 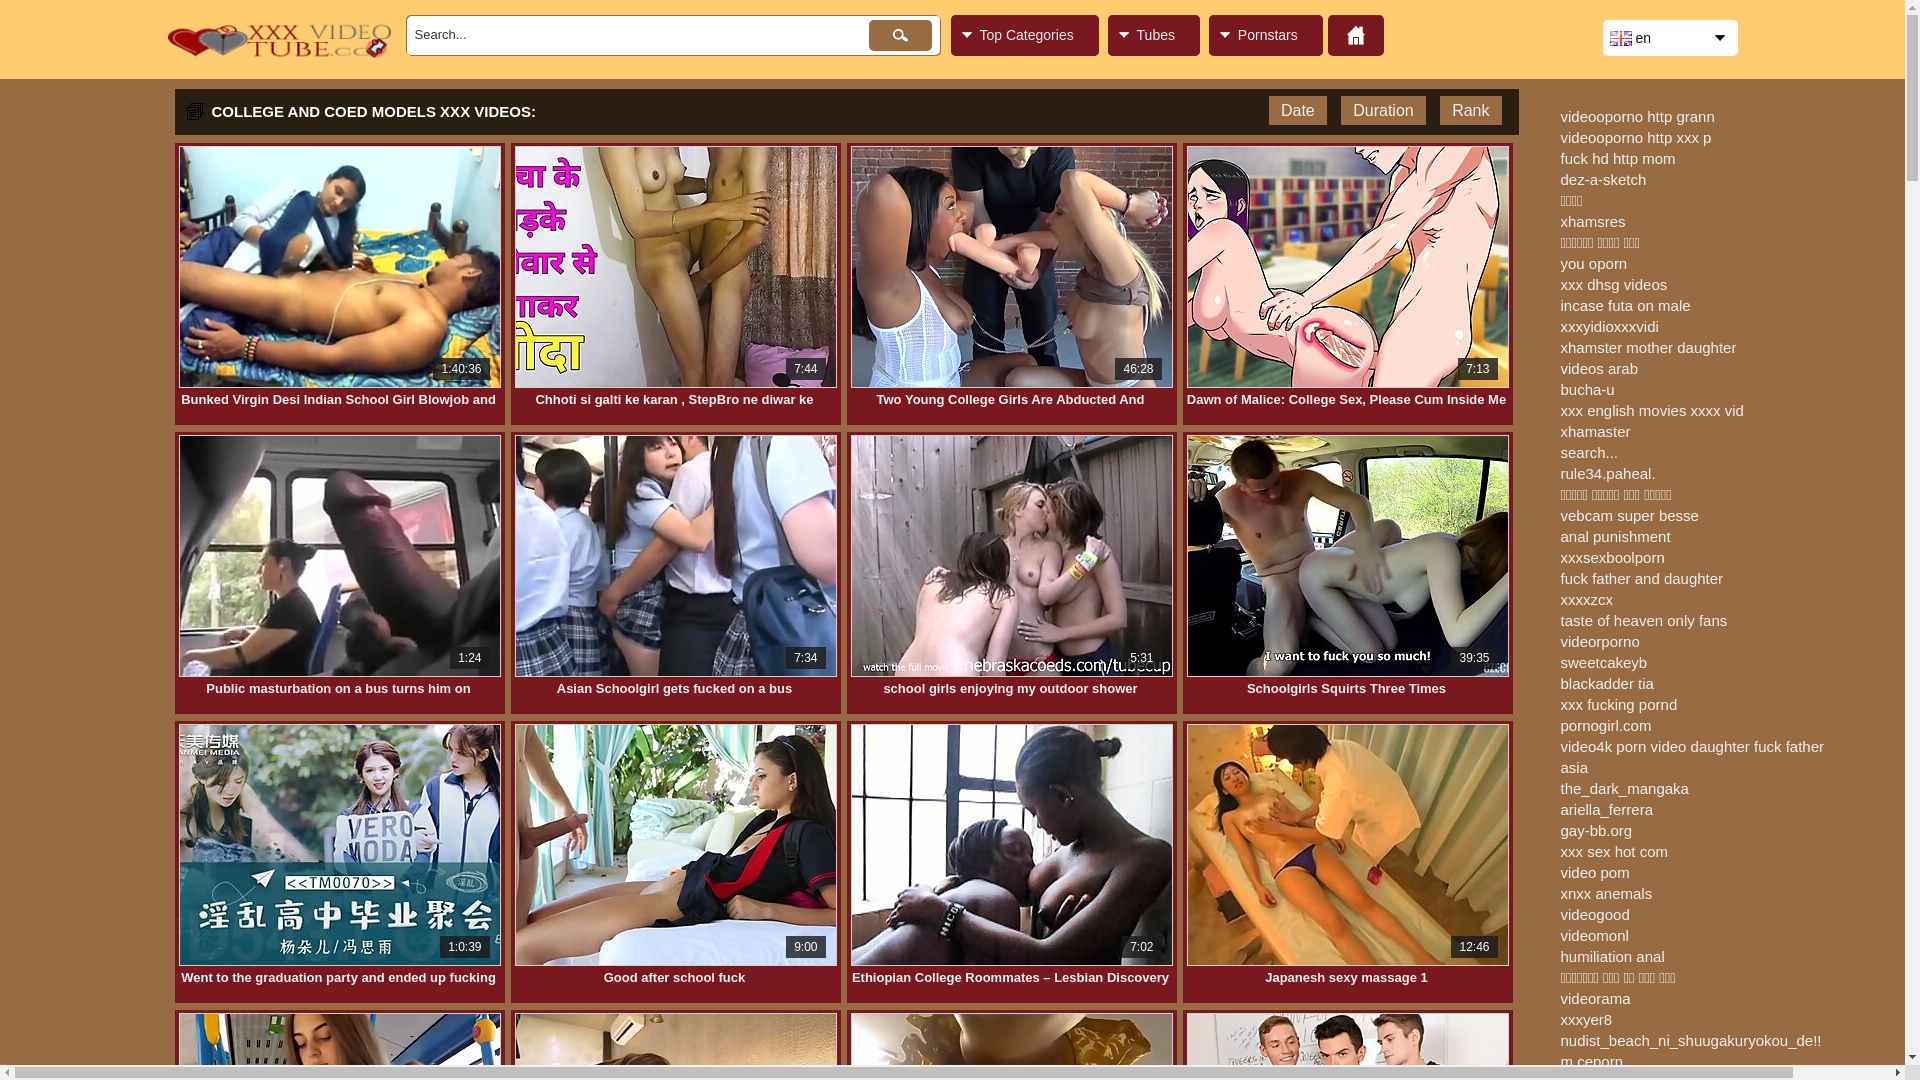 I want to click on 'video4k porn video daughter fuck father', so click(x=1559, y=746).